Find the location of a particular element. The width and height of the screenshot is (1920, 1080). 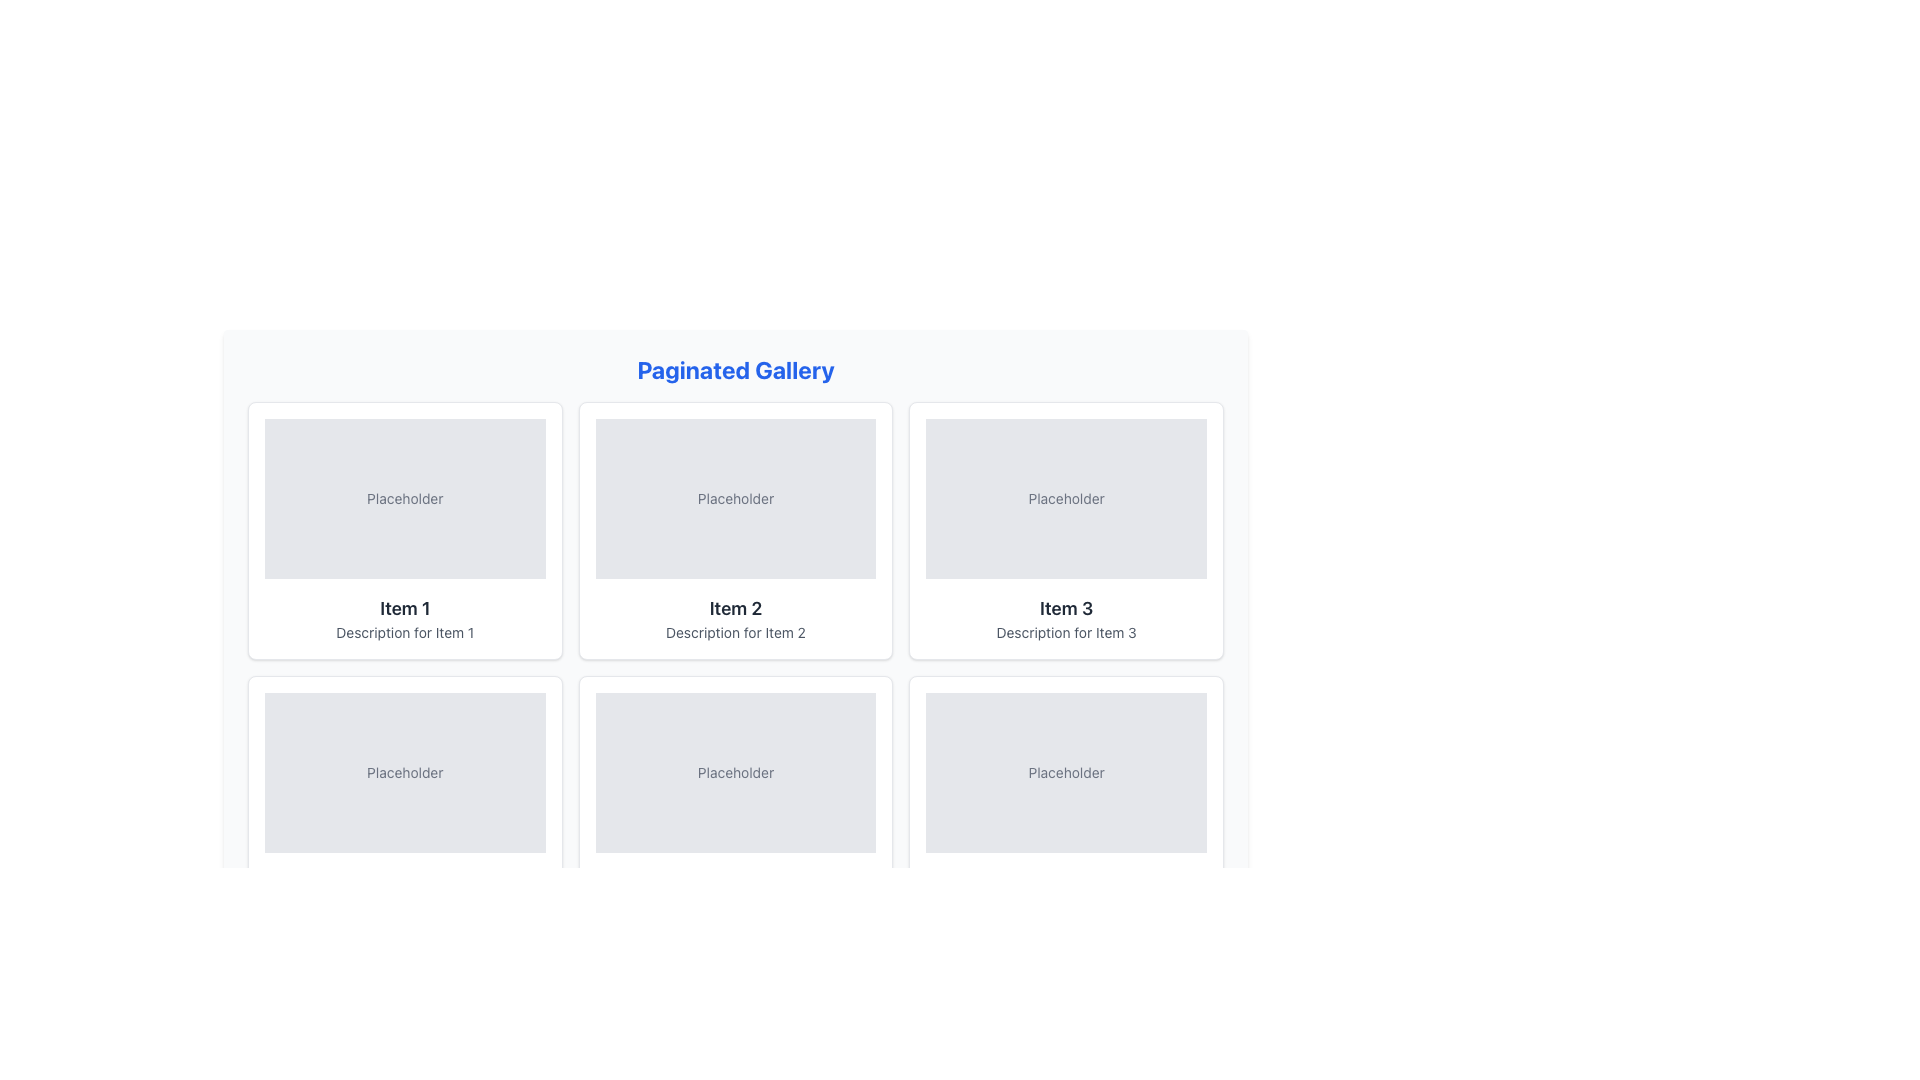

the first Card component in the grid layout for accessibility is located at coordinates (404, 530).